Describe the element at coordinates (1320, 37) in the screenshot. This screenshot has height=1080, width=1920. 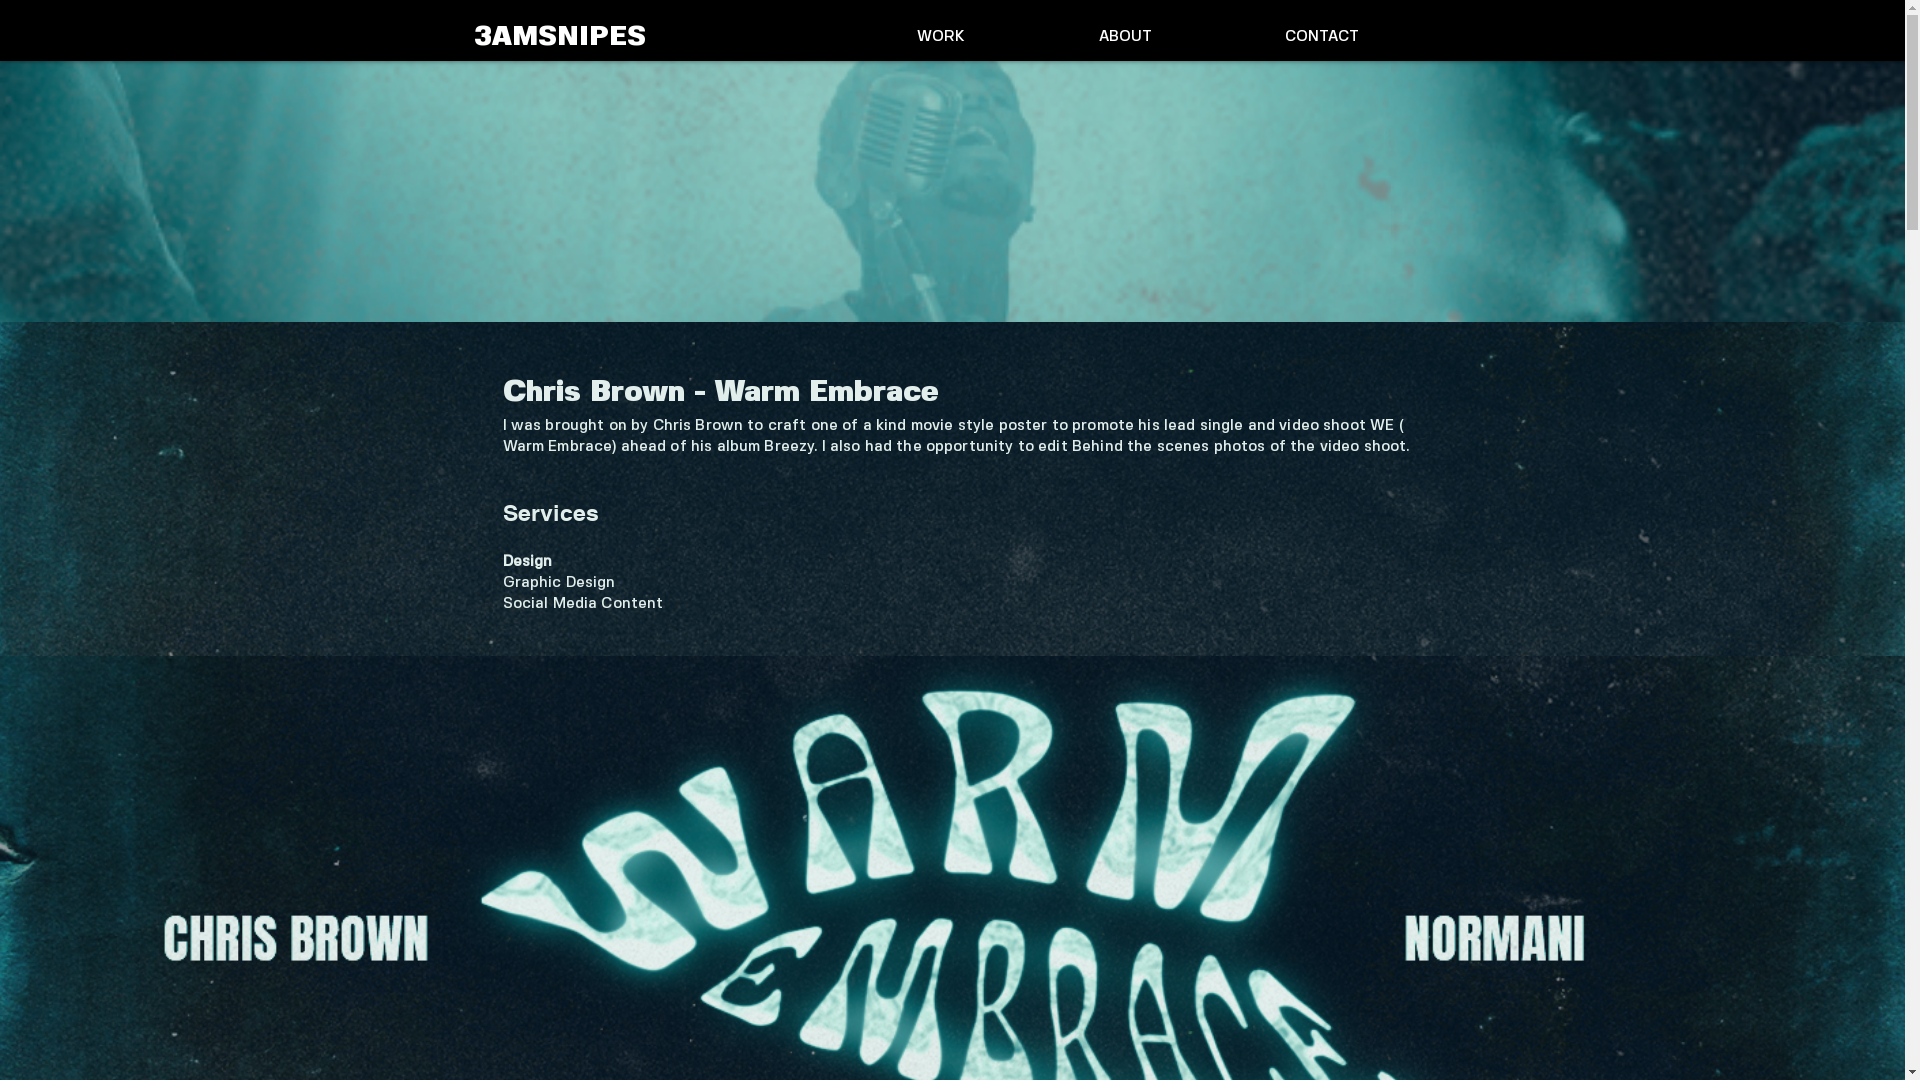
I see `'CONTACT'` at that location.